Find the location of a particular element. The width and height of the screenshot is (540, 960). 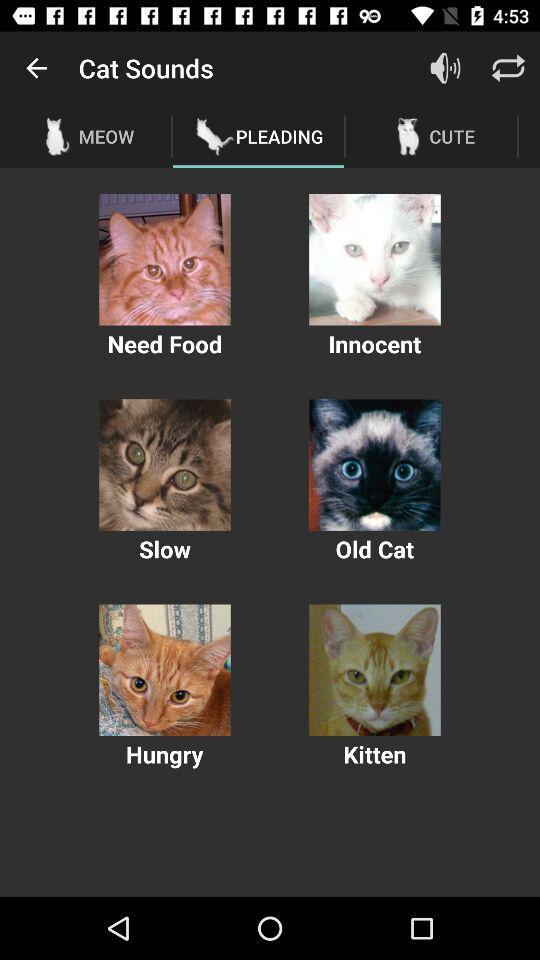

a selection button for old cat is located at coordinates (374, 465).